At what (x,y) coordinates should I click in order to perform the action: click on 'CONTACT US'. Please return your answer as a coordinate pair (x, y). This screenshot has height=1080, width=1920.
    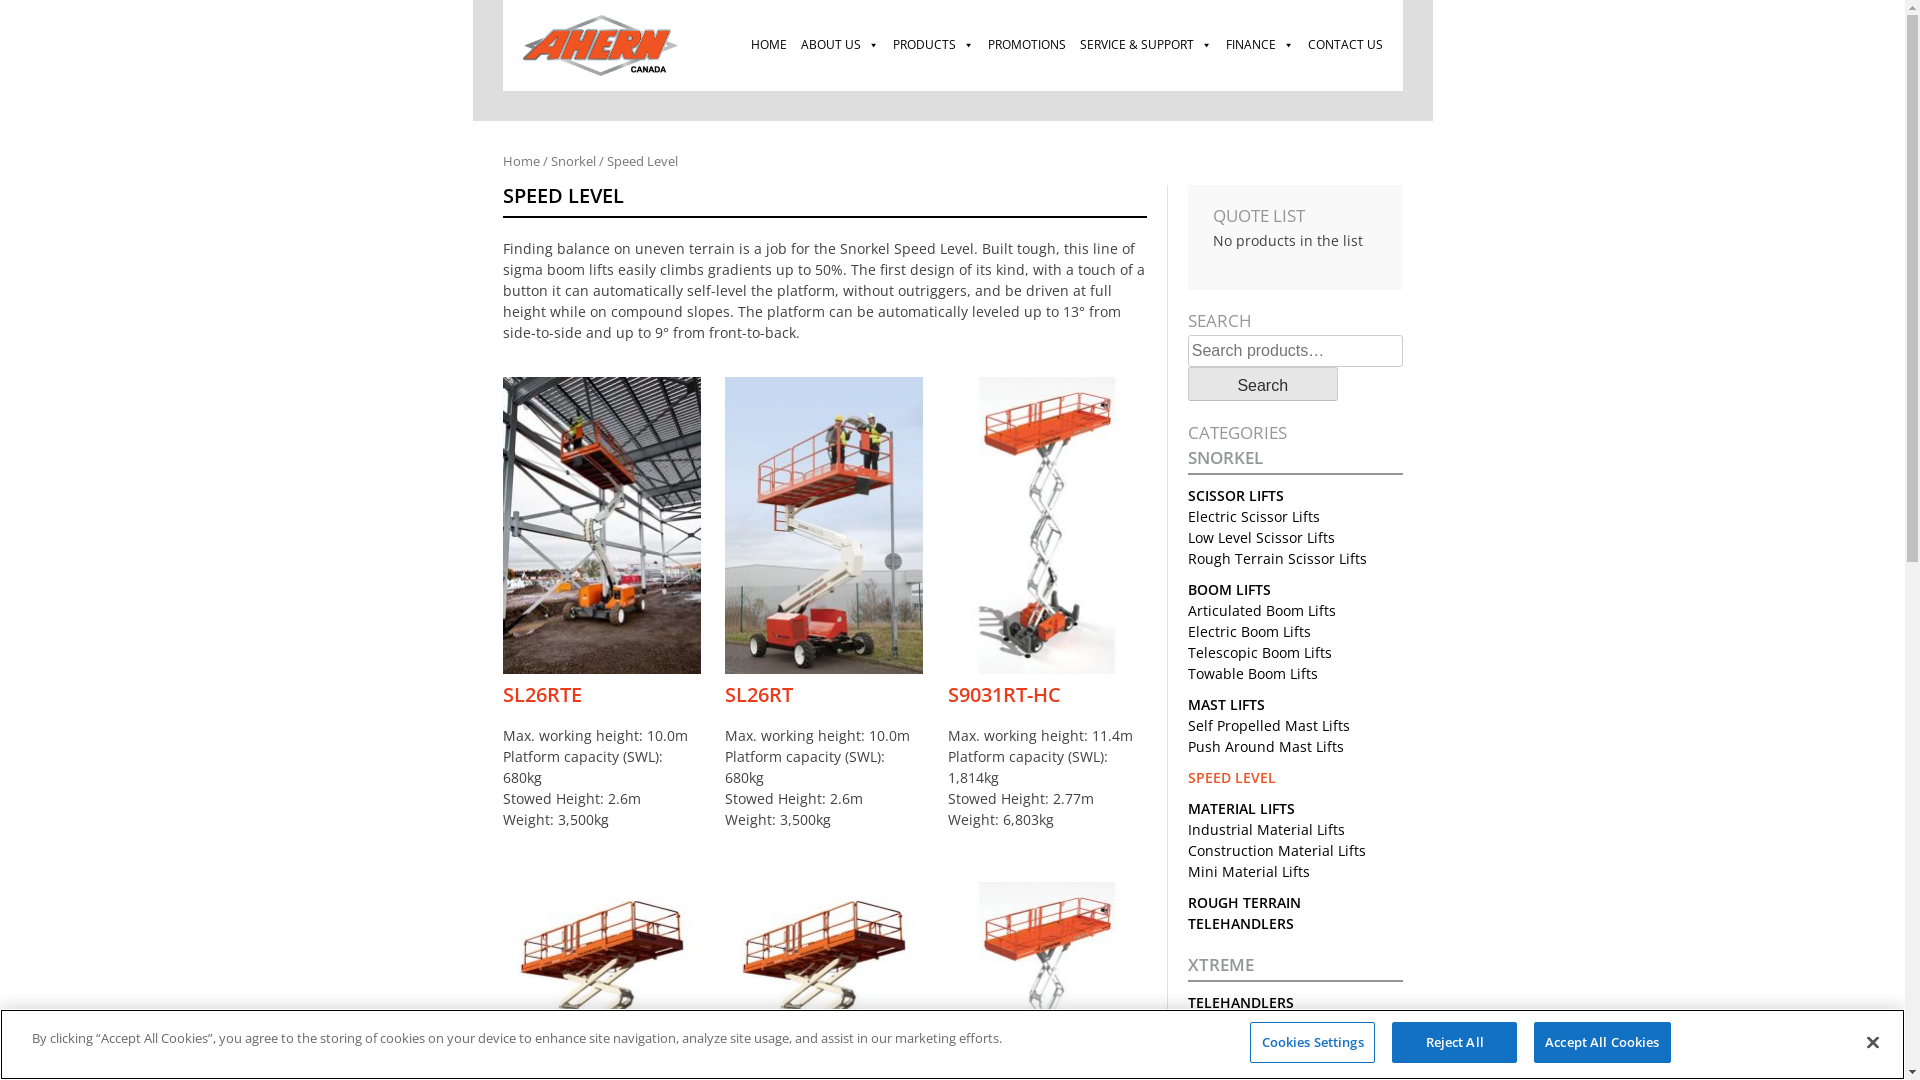
    Looking at the image, I should click on (1344, 45).